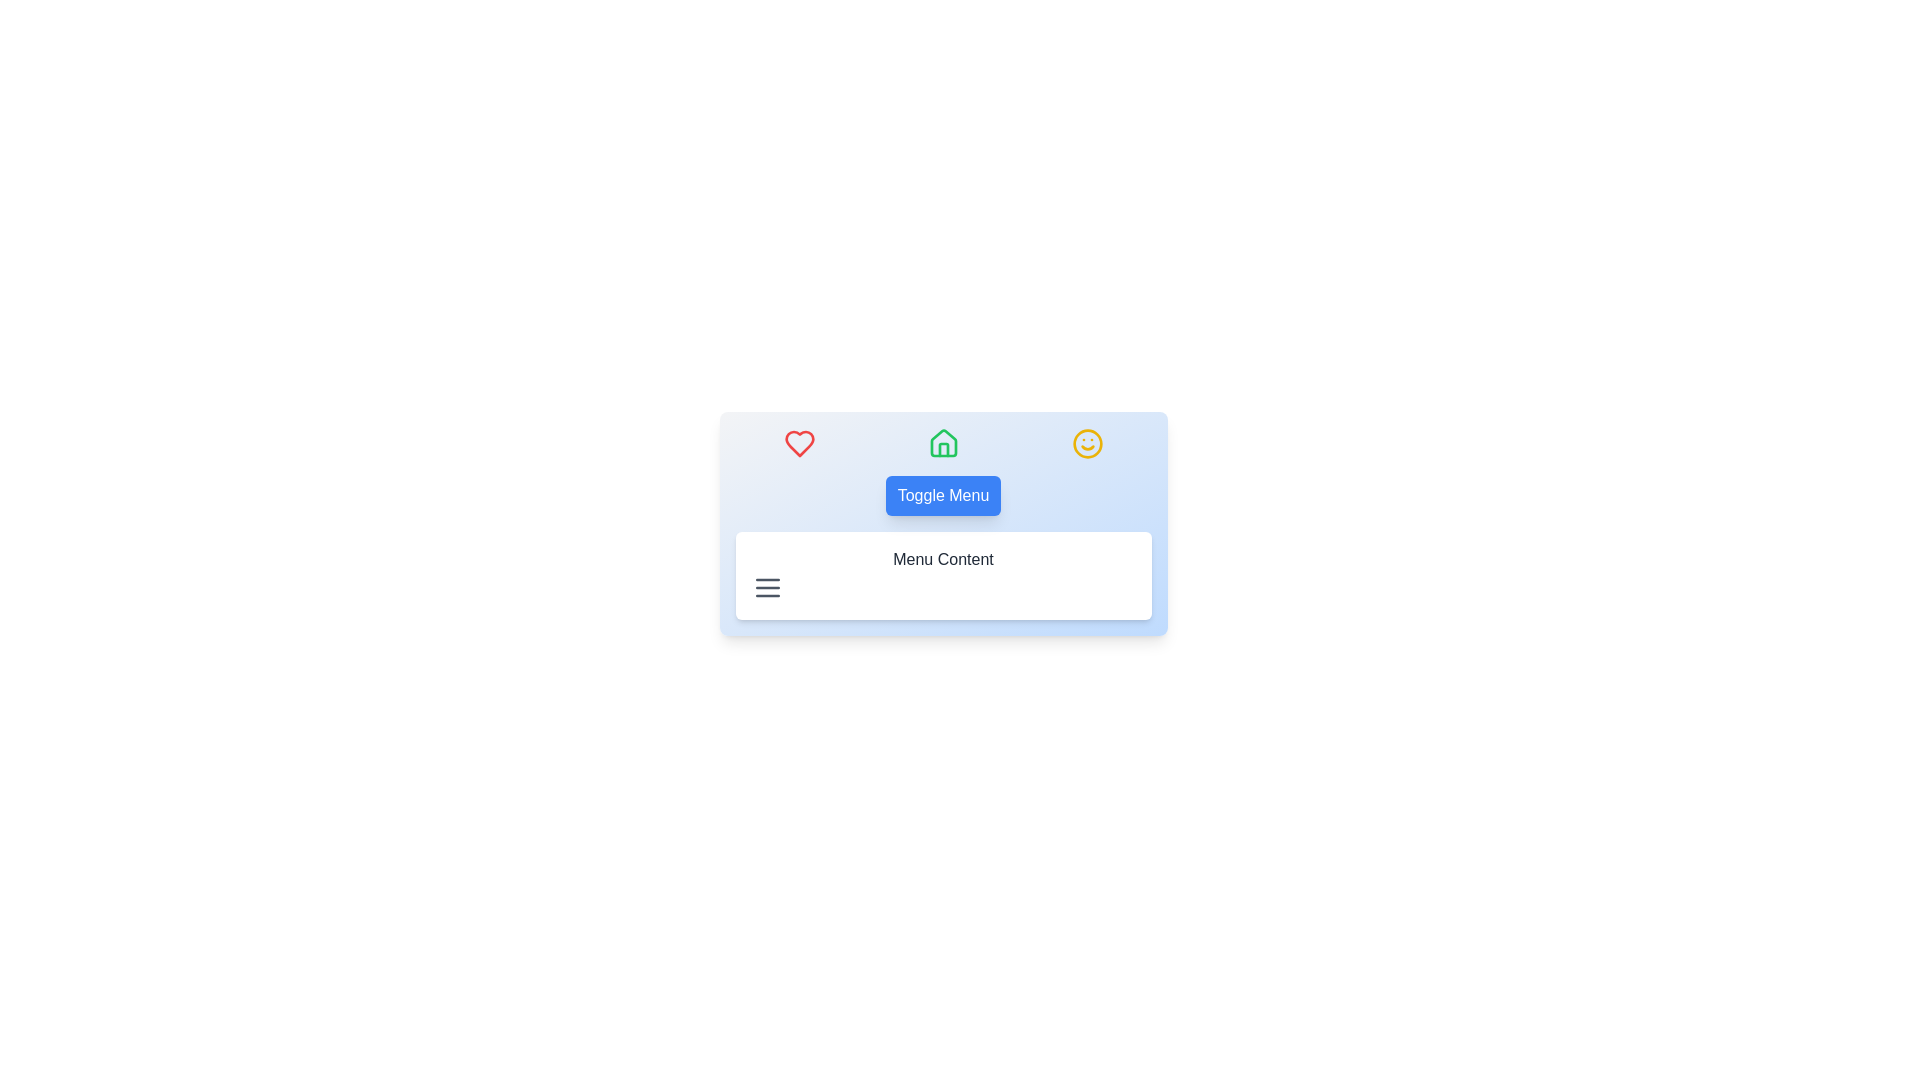 The image size is (1920, 1080). Describe the element at coordinates (942, 442) in the screenshot. I see `the green house-shaped icon, which is the second icon in a row of three, located centrally between a red heart icon and a yellow smiley face icon` at that location.